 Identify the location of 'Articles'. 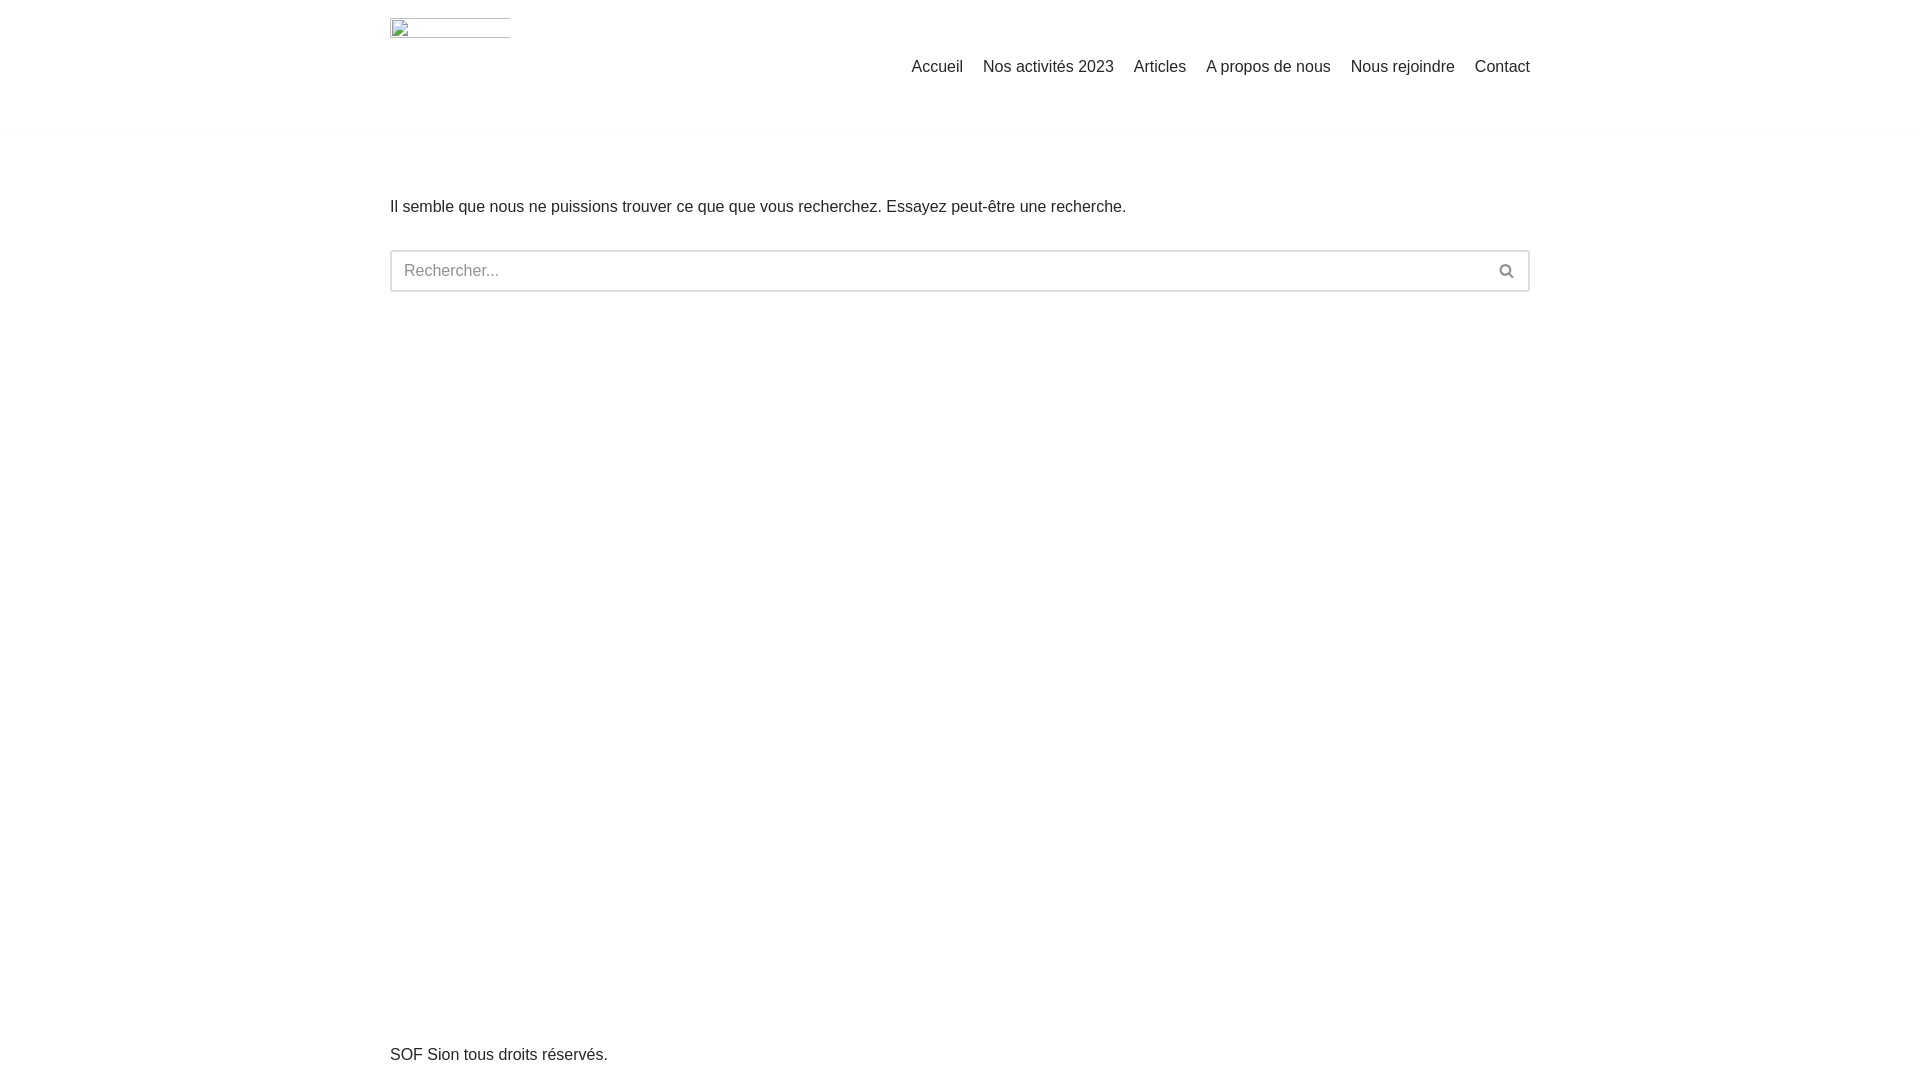
(1160, 65).